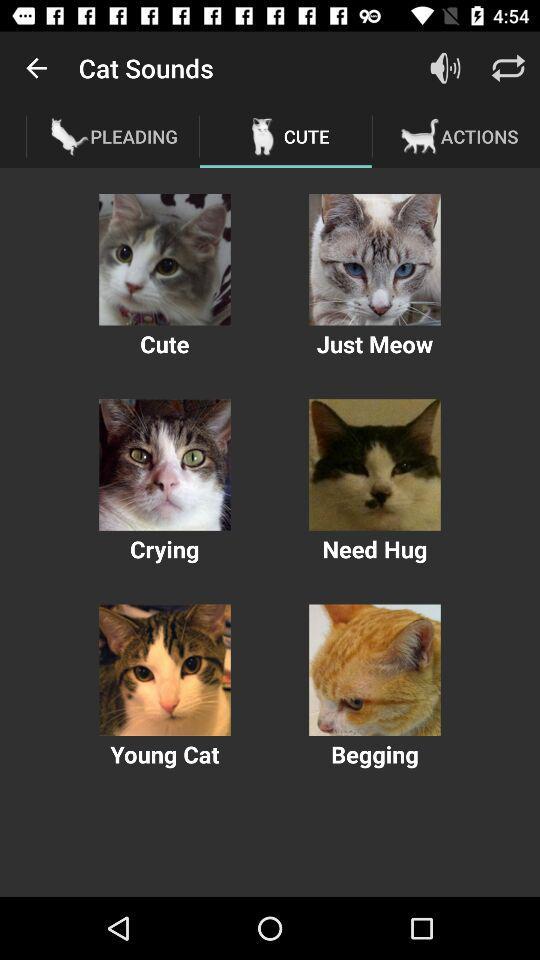  Describe the element at coordinates (164, 465) in the screenshot. I see `crying options` at that location.